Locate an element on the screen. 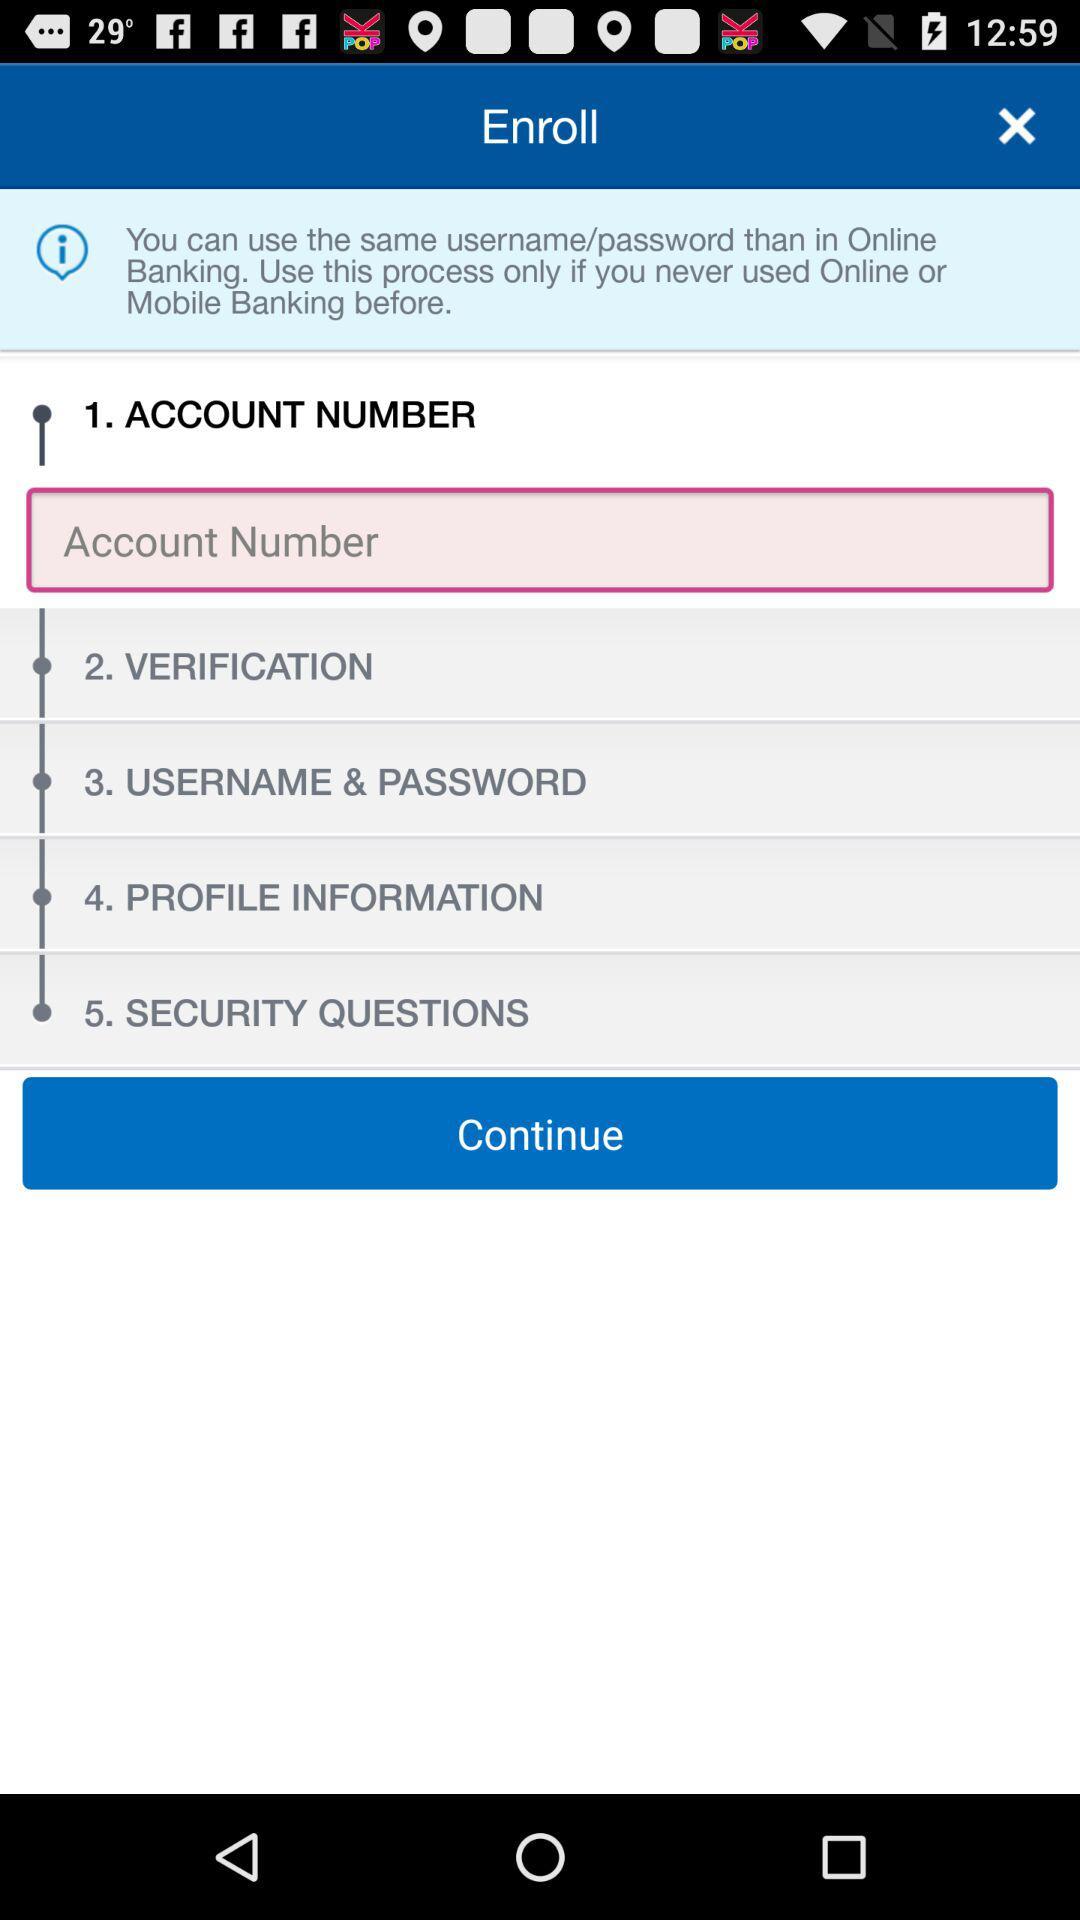  the item below the 1. account number icon is located at coordinates (540, 539).